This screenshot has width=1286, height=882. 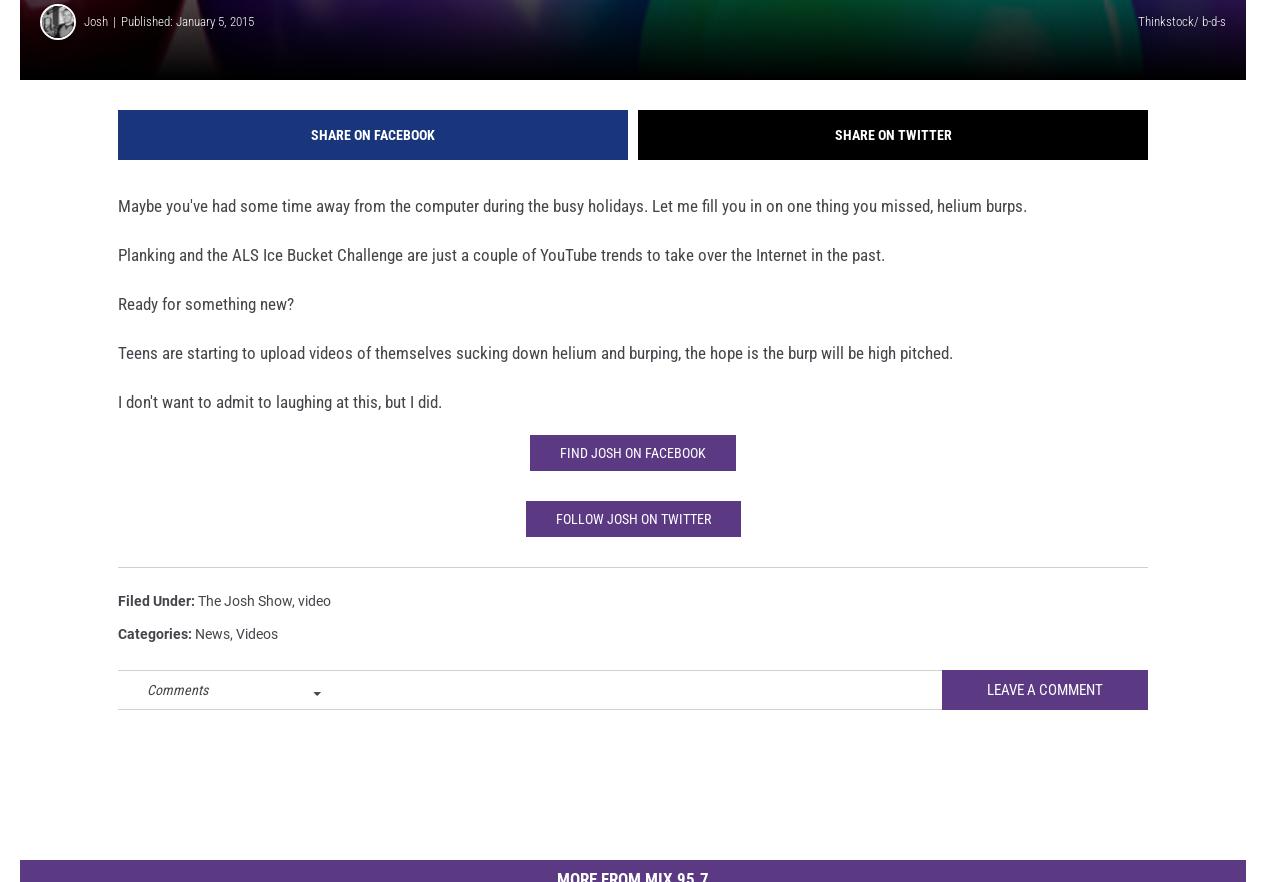 I want to click on 'Videos', so click(x=256, y=660).